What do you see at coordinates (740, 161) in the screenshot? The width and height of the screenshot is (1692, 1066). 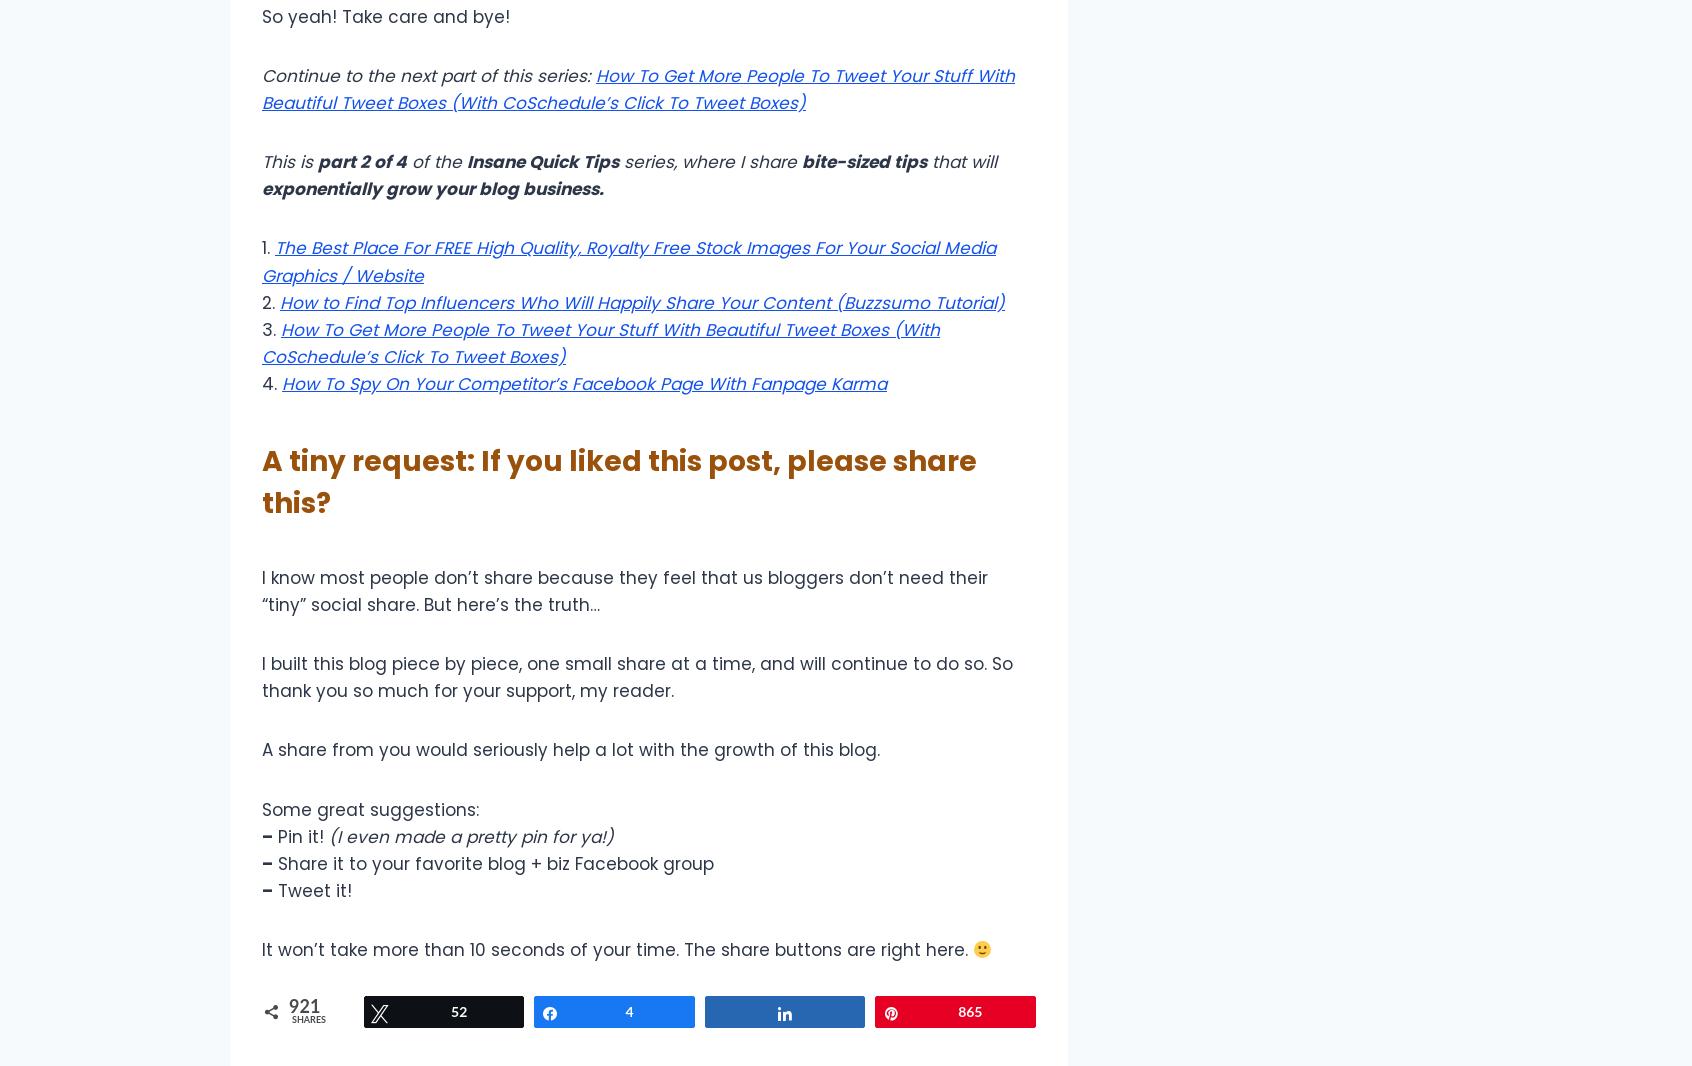 I see `'where I share'` at bounding box center [740, 161].